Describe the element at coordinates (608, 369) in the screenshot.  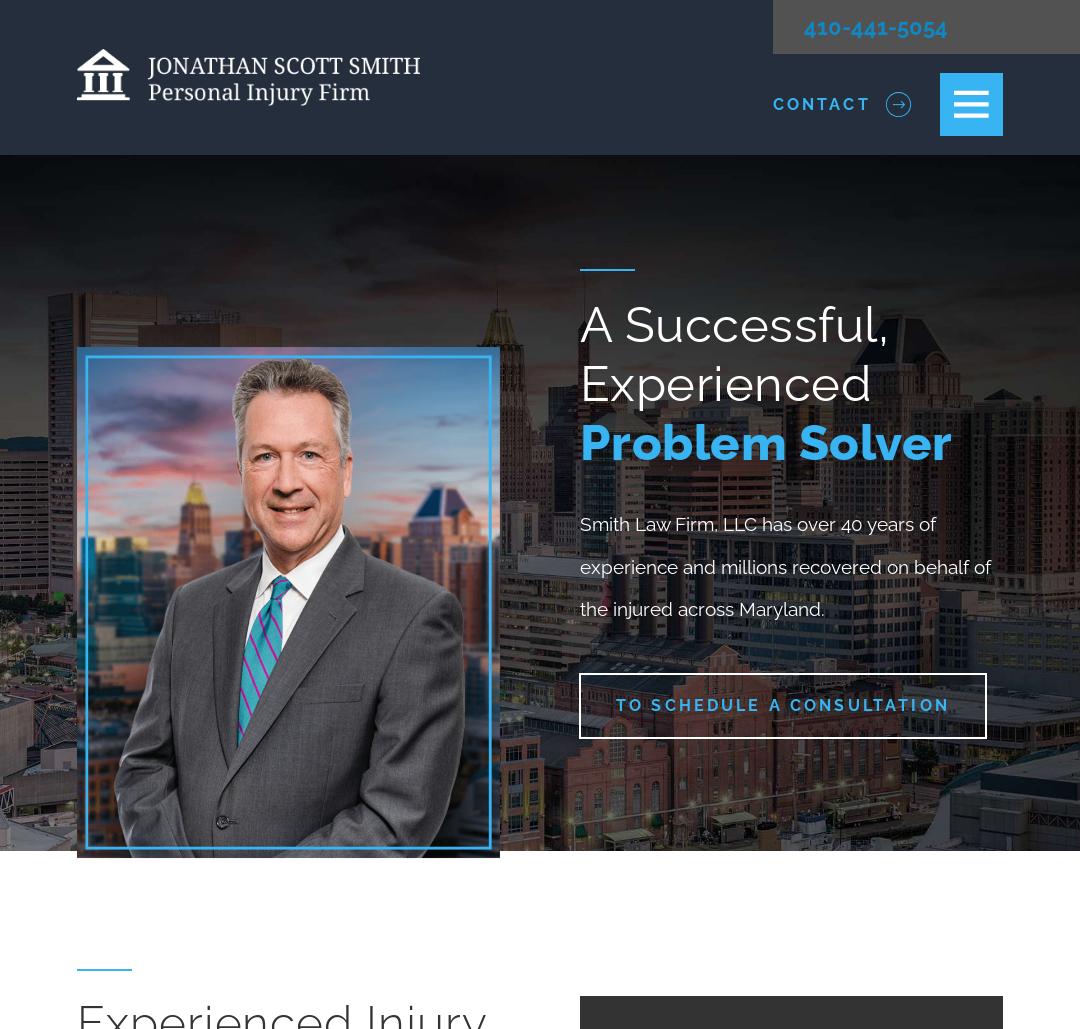
I see `'Motorcycle Accident'` at that location.